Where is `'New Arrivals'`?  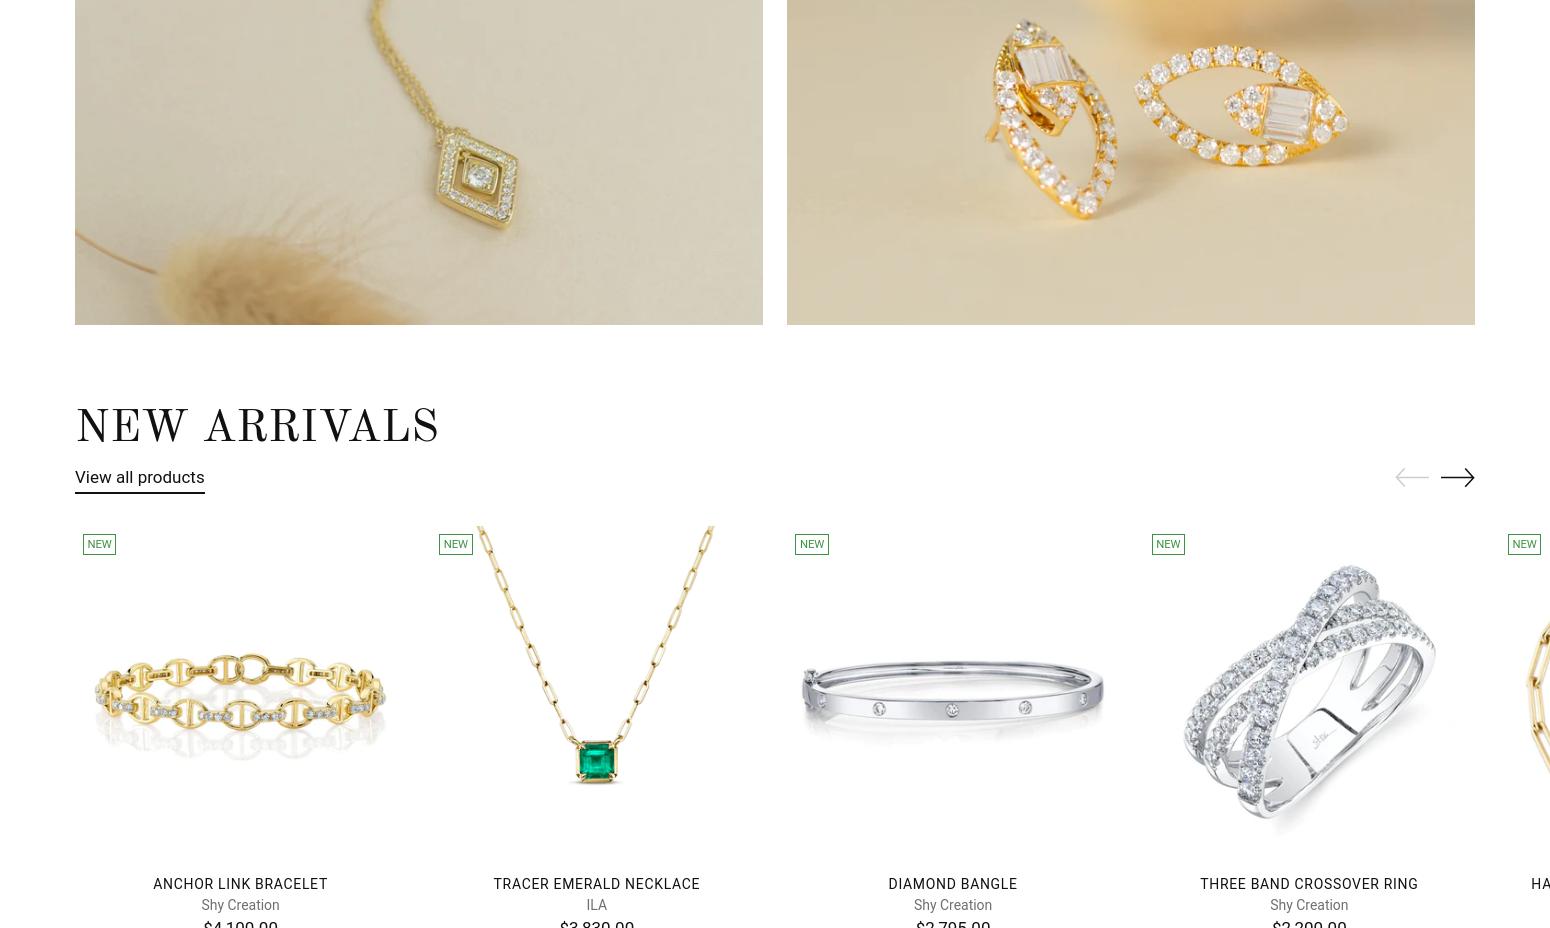
'New Arrivals' is located at coordinates (256, 429).